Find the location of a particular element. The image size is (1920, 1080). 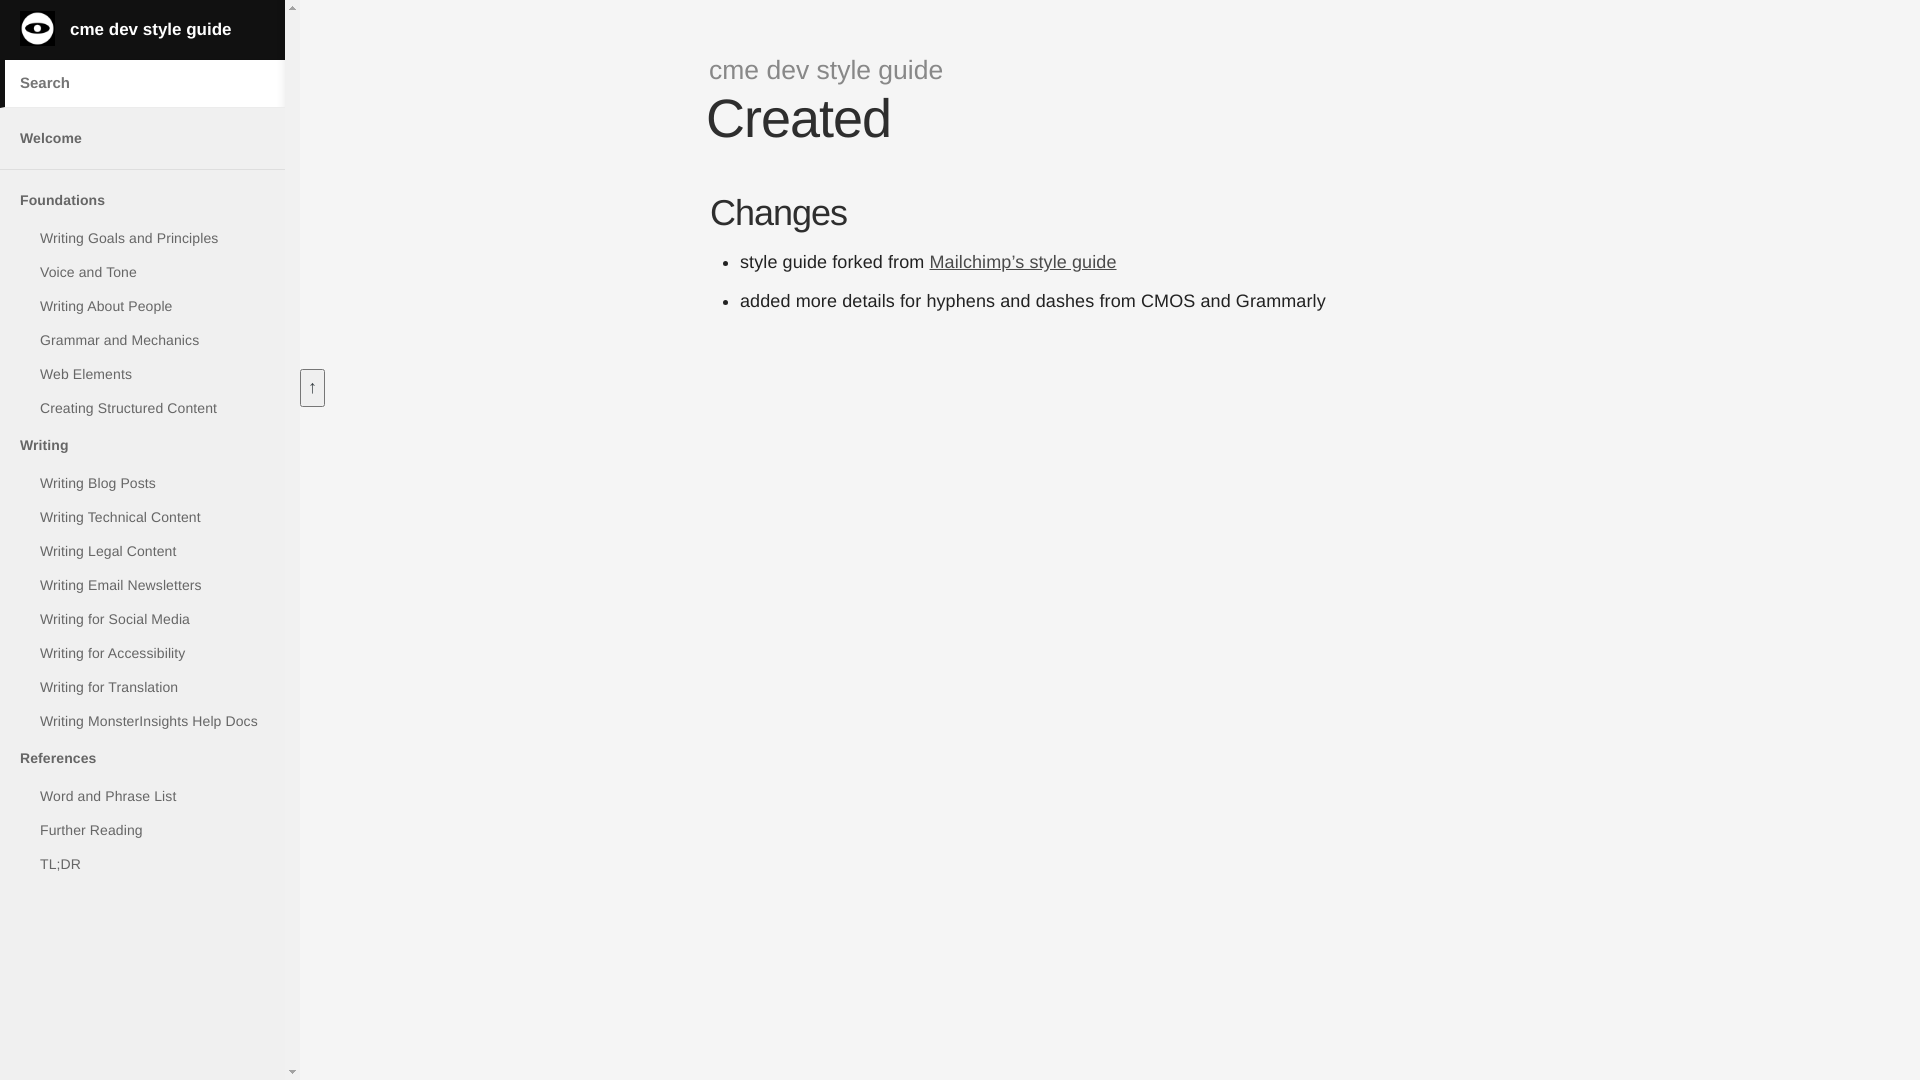

'Creating Structured Content' is located at coordinates (141, 407).